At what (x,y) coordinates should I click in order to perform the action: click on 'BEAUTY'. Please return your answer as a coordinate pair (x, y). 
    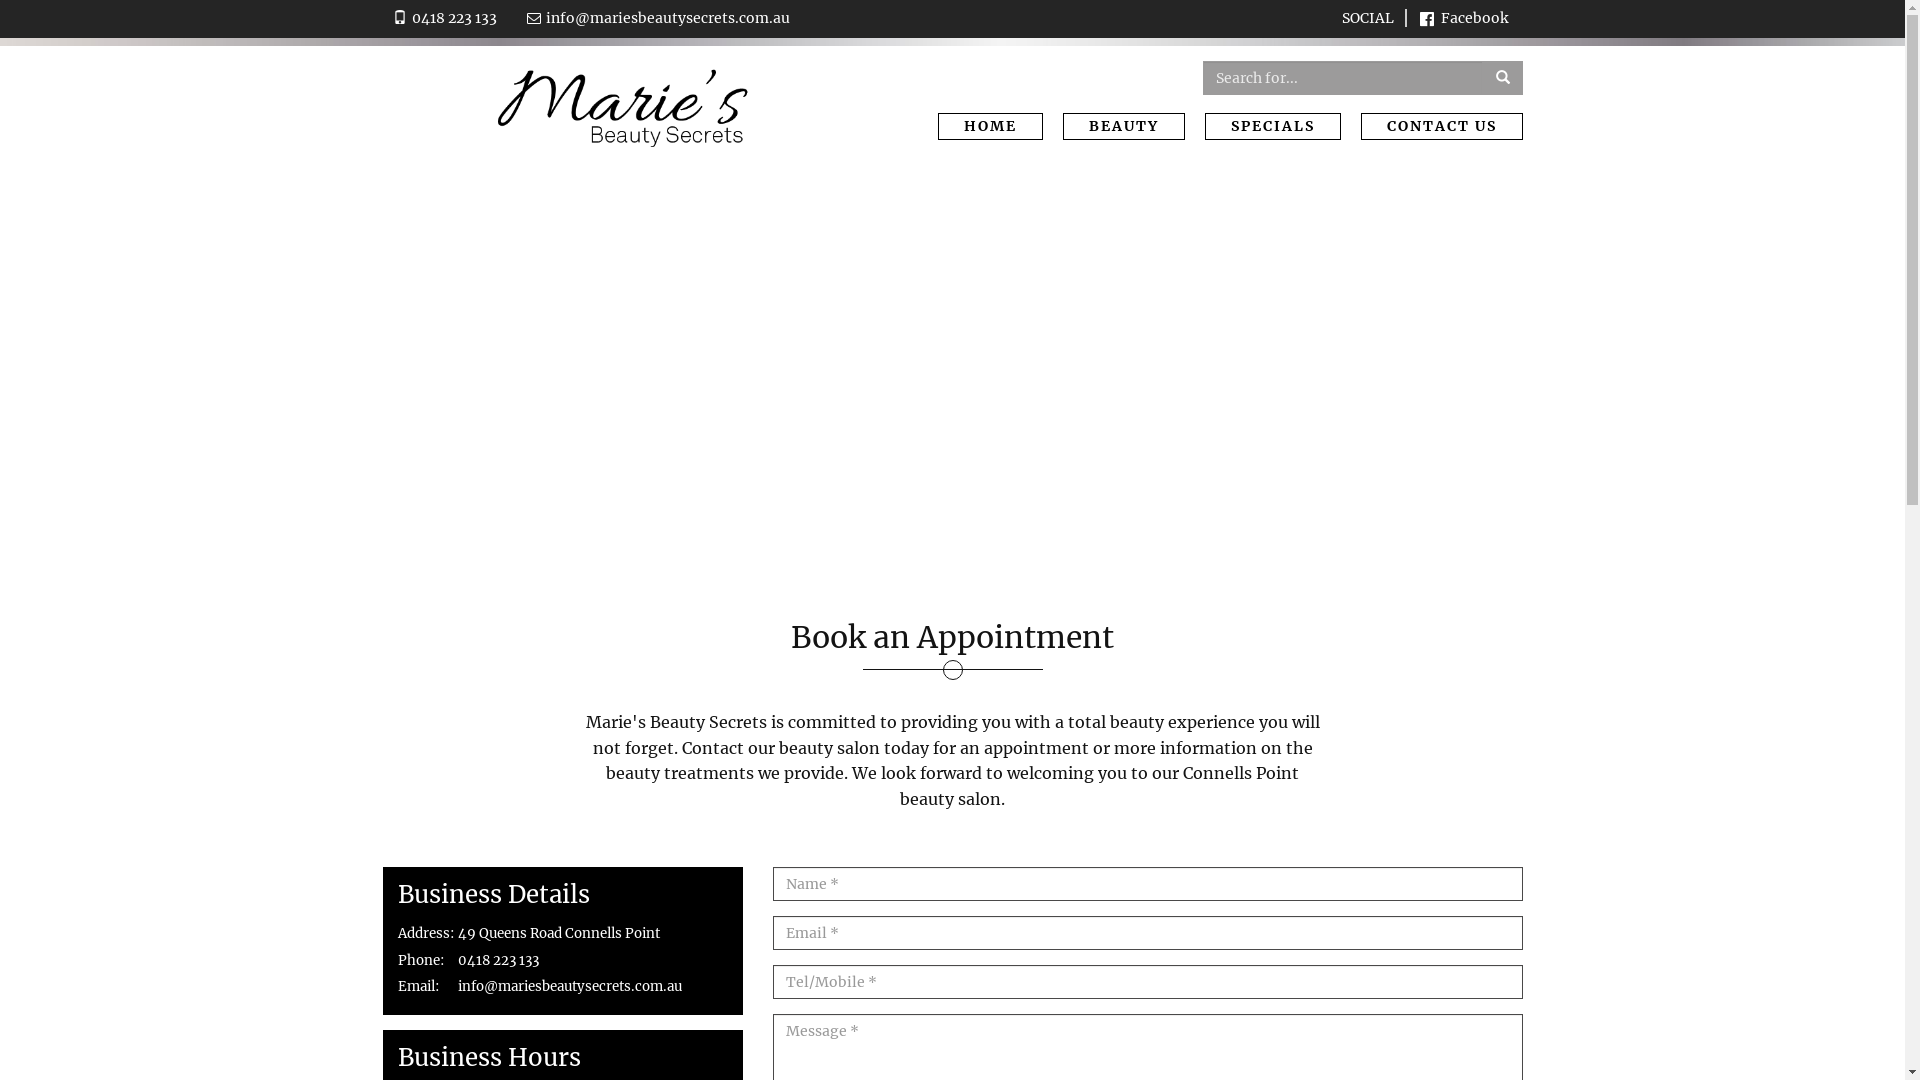
    Looking at the image, I should click on (1123, 126).